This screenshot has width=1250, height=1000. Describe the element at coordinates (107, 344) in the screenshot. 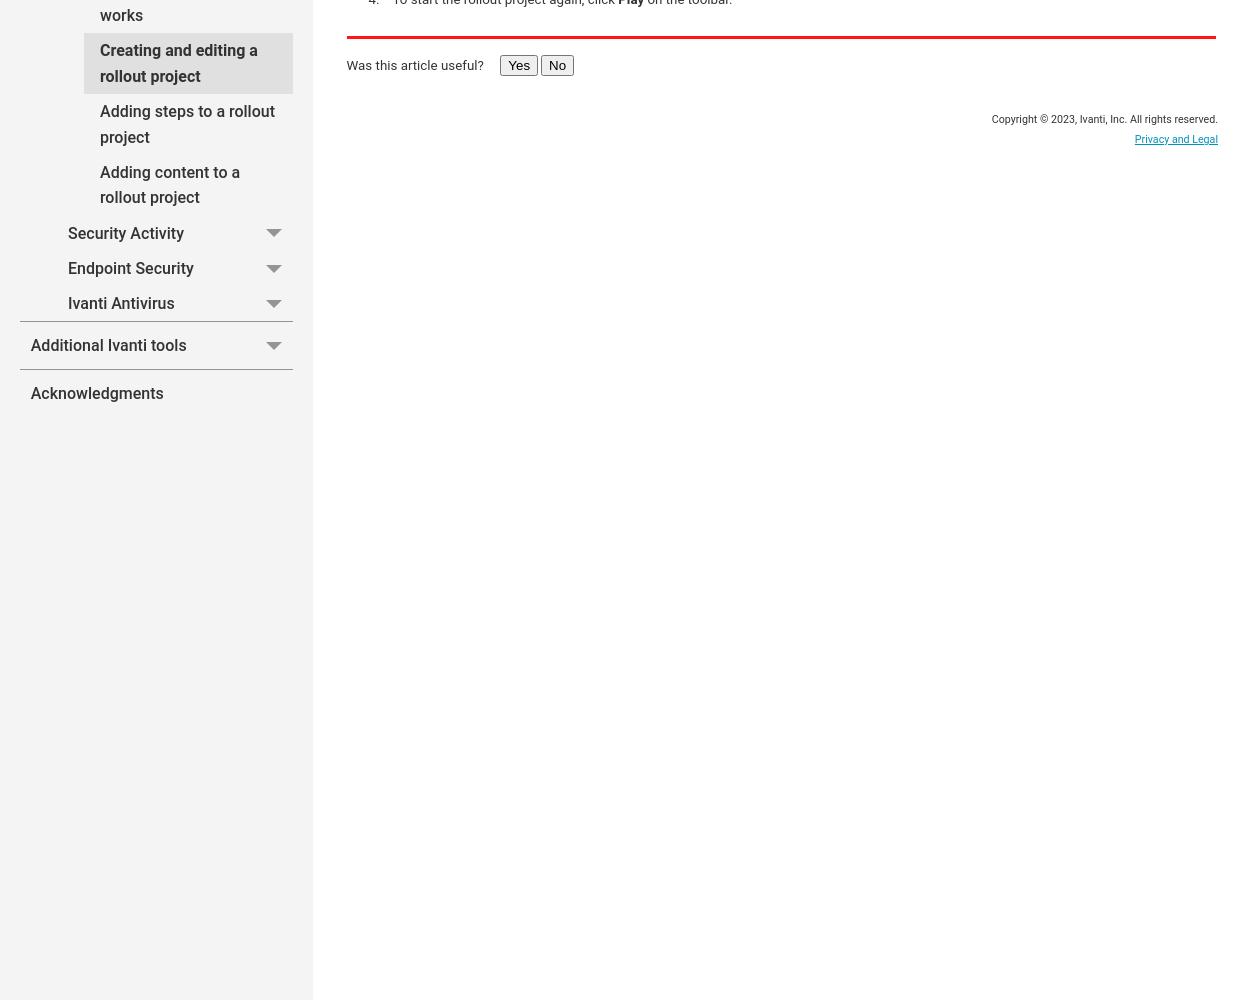

I see `'Additional Ivanti tools'` at that location.